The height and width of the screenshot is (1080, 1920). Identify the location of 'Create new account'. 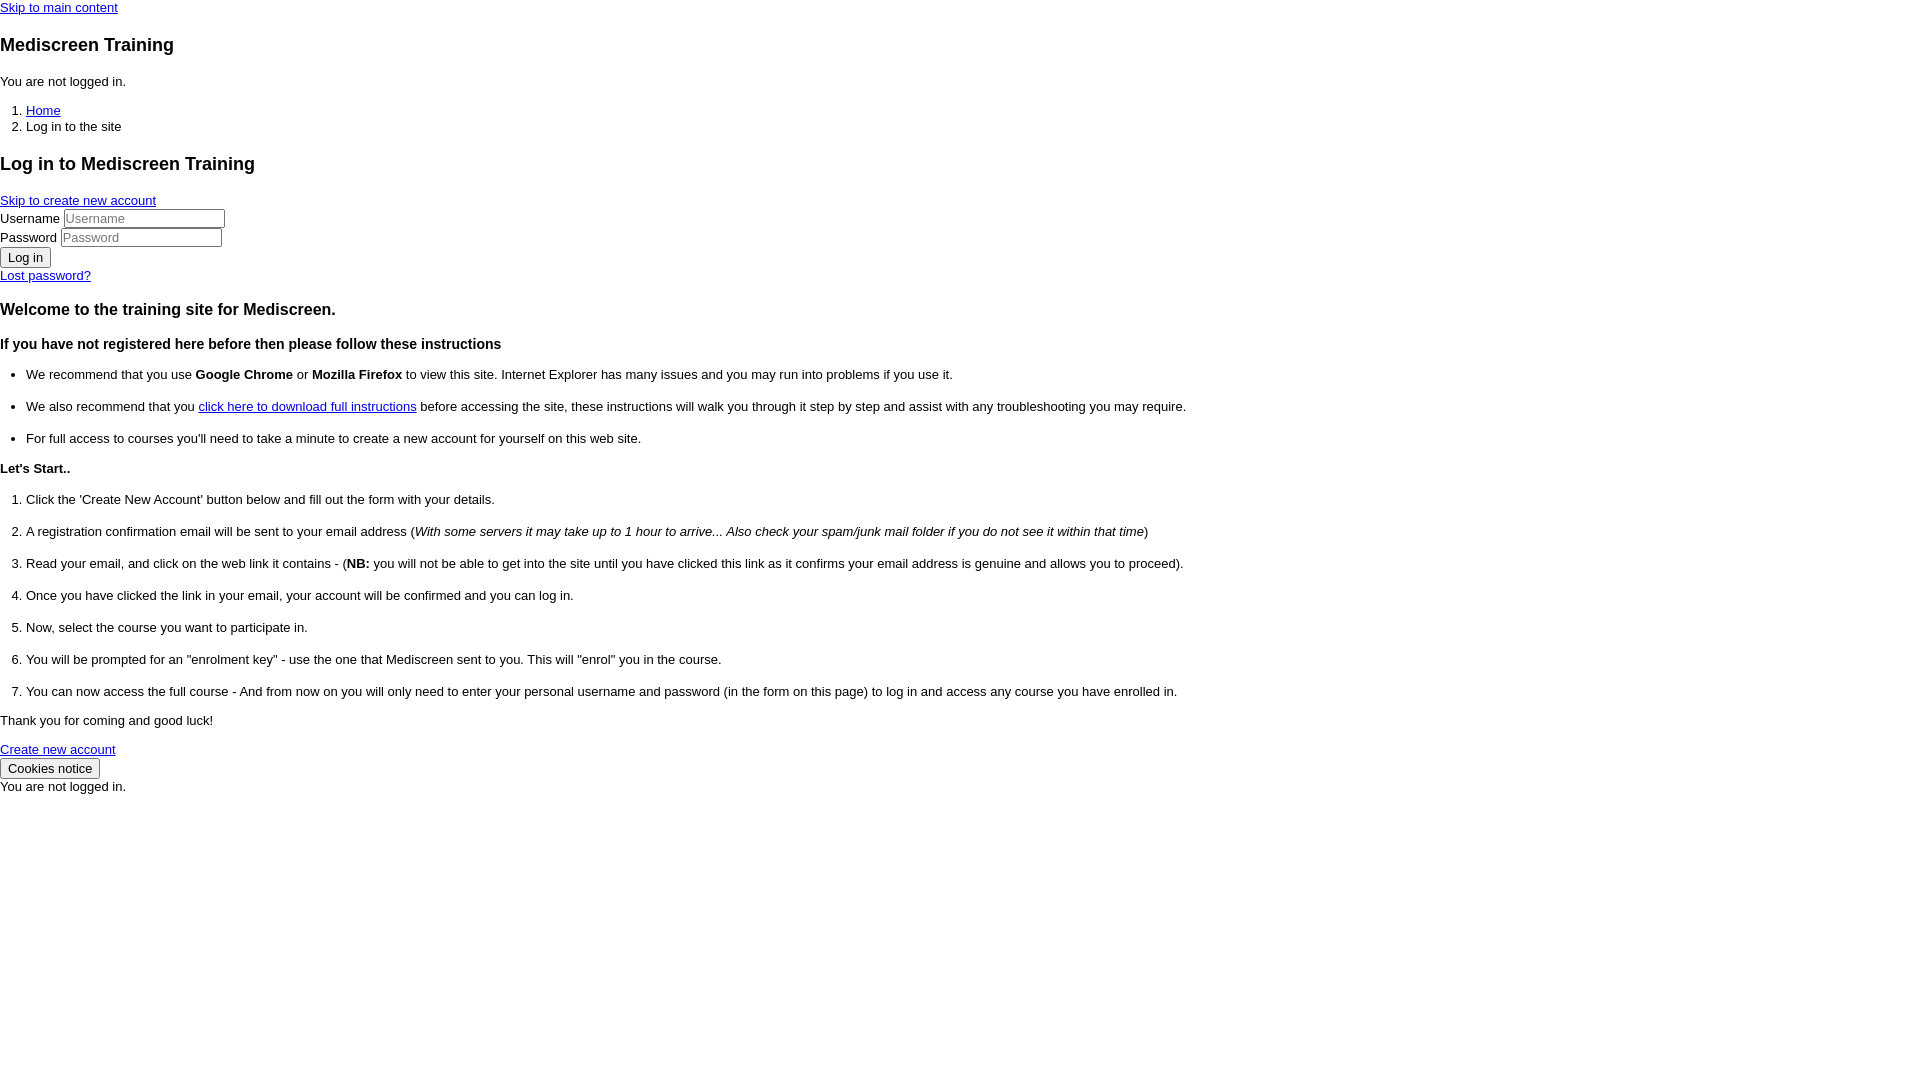
(57, 749).